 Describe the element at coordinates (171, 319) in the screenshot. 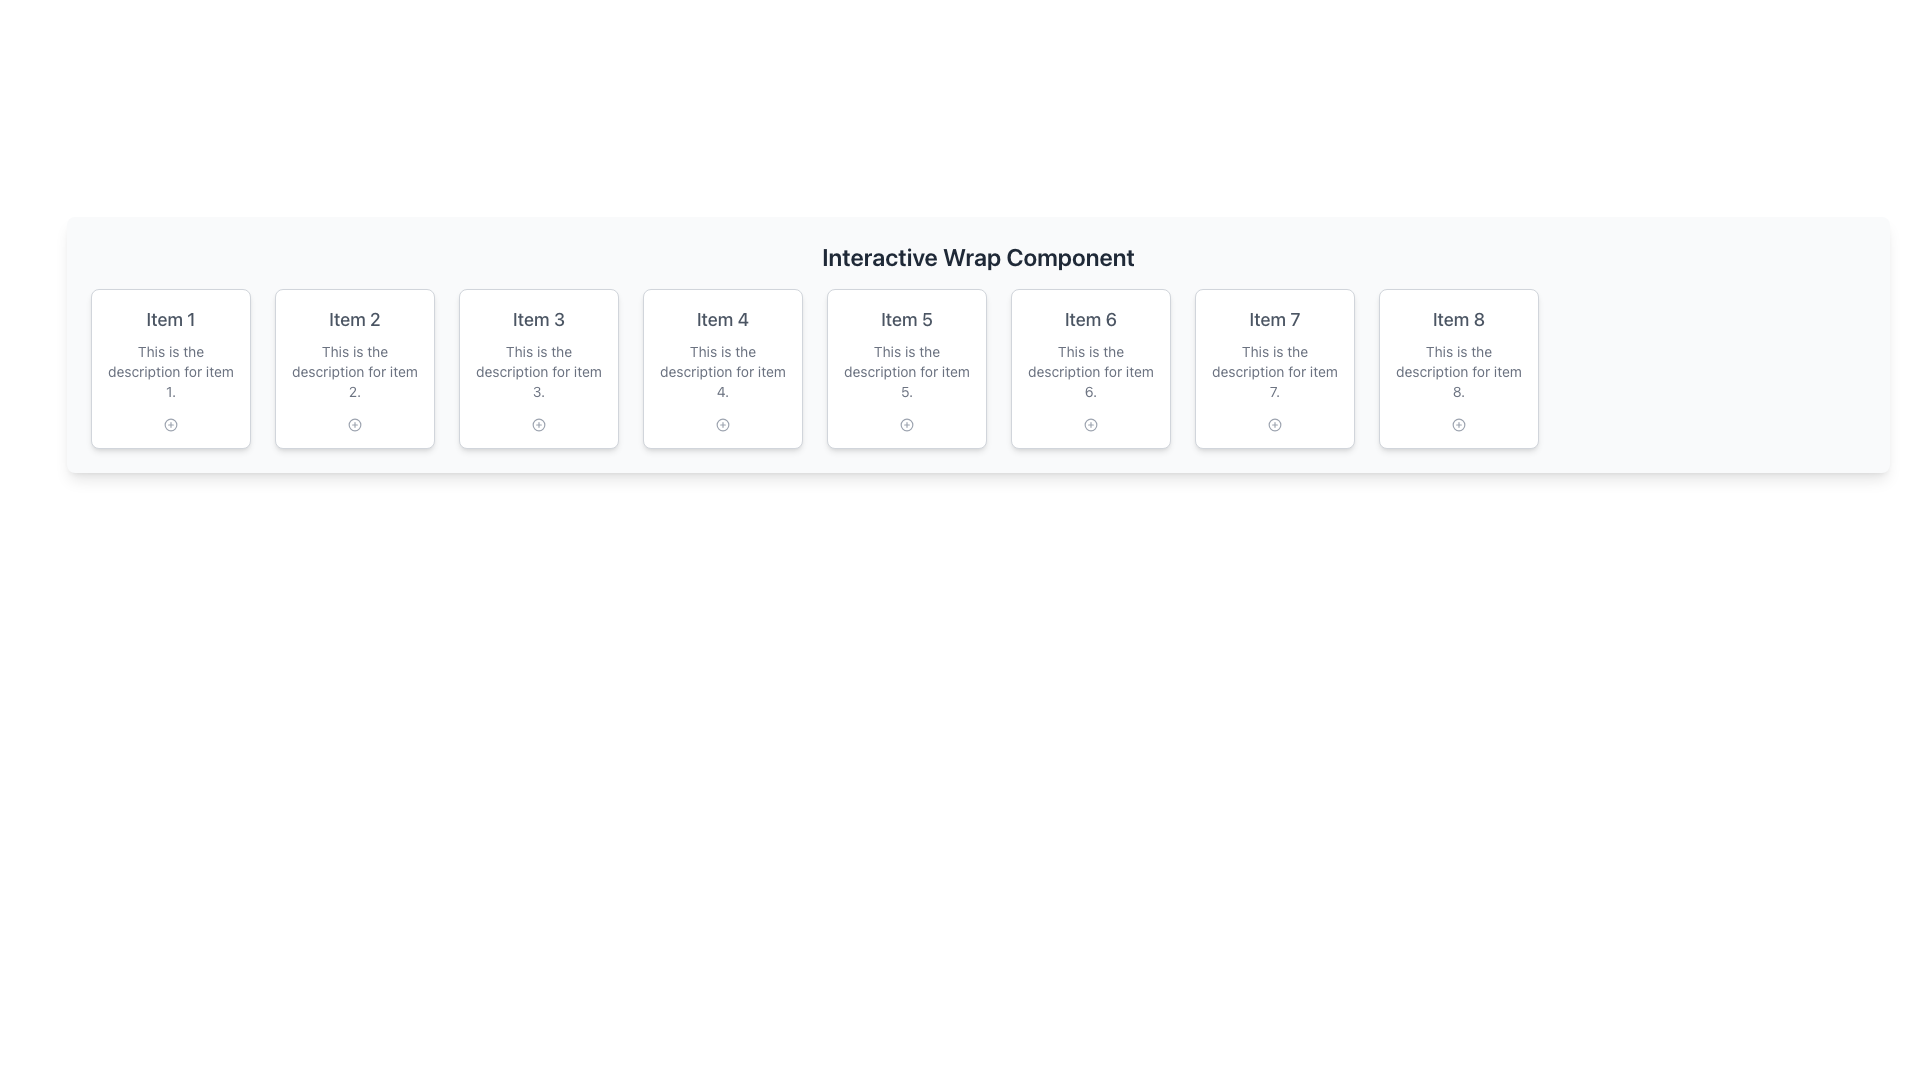

I see `the text label that serves as the title for the card, located at the top-left corner of the first card in the grid` at that location.